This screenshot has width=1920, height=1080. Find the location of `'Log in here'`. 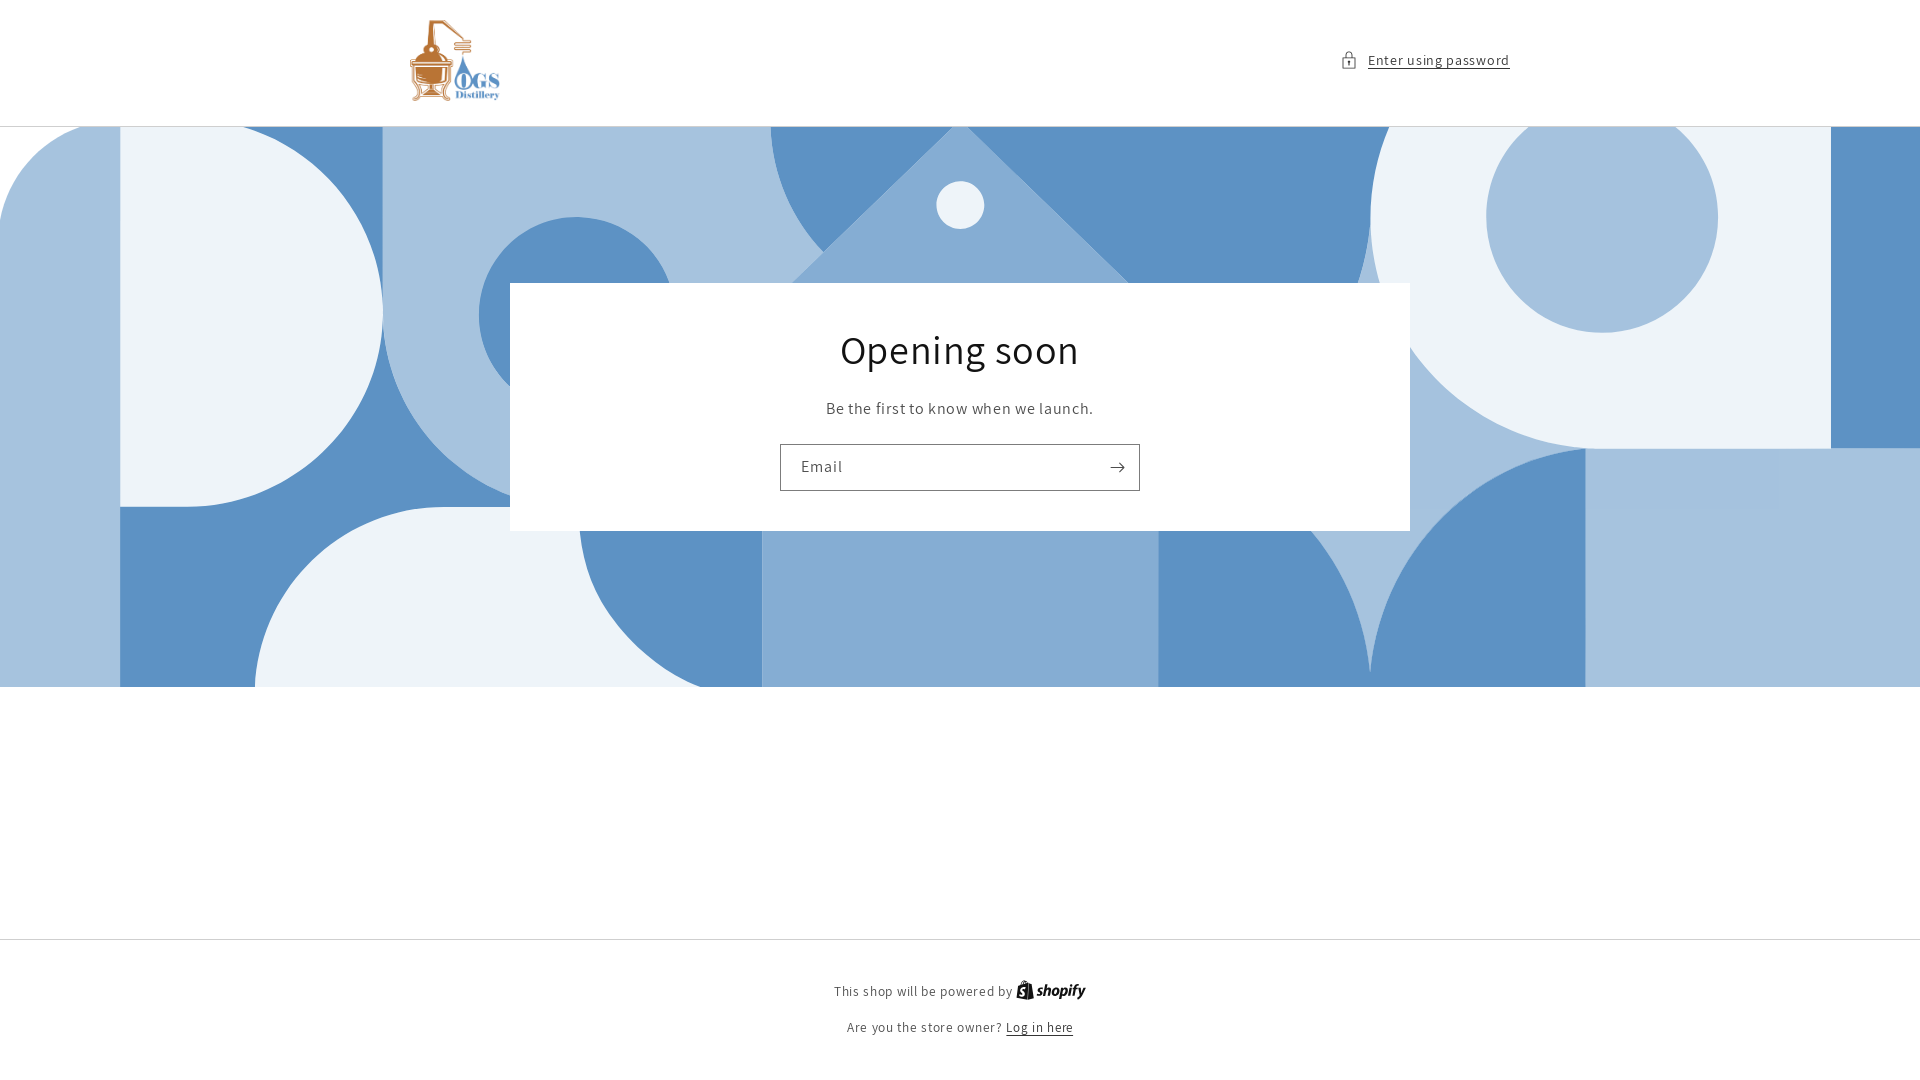

'Log in here' is located at coordinates (1039, 1028).